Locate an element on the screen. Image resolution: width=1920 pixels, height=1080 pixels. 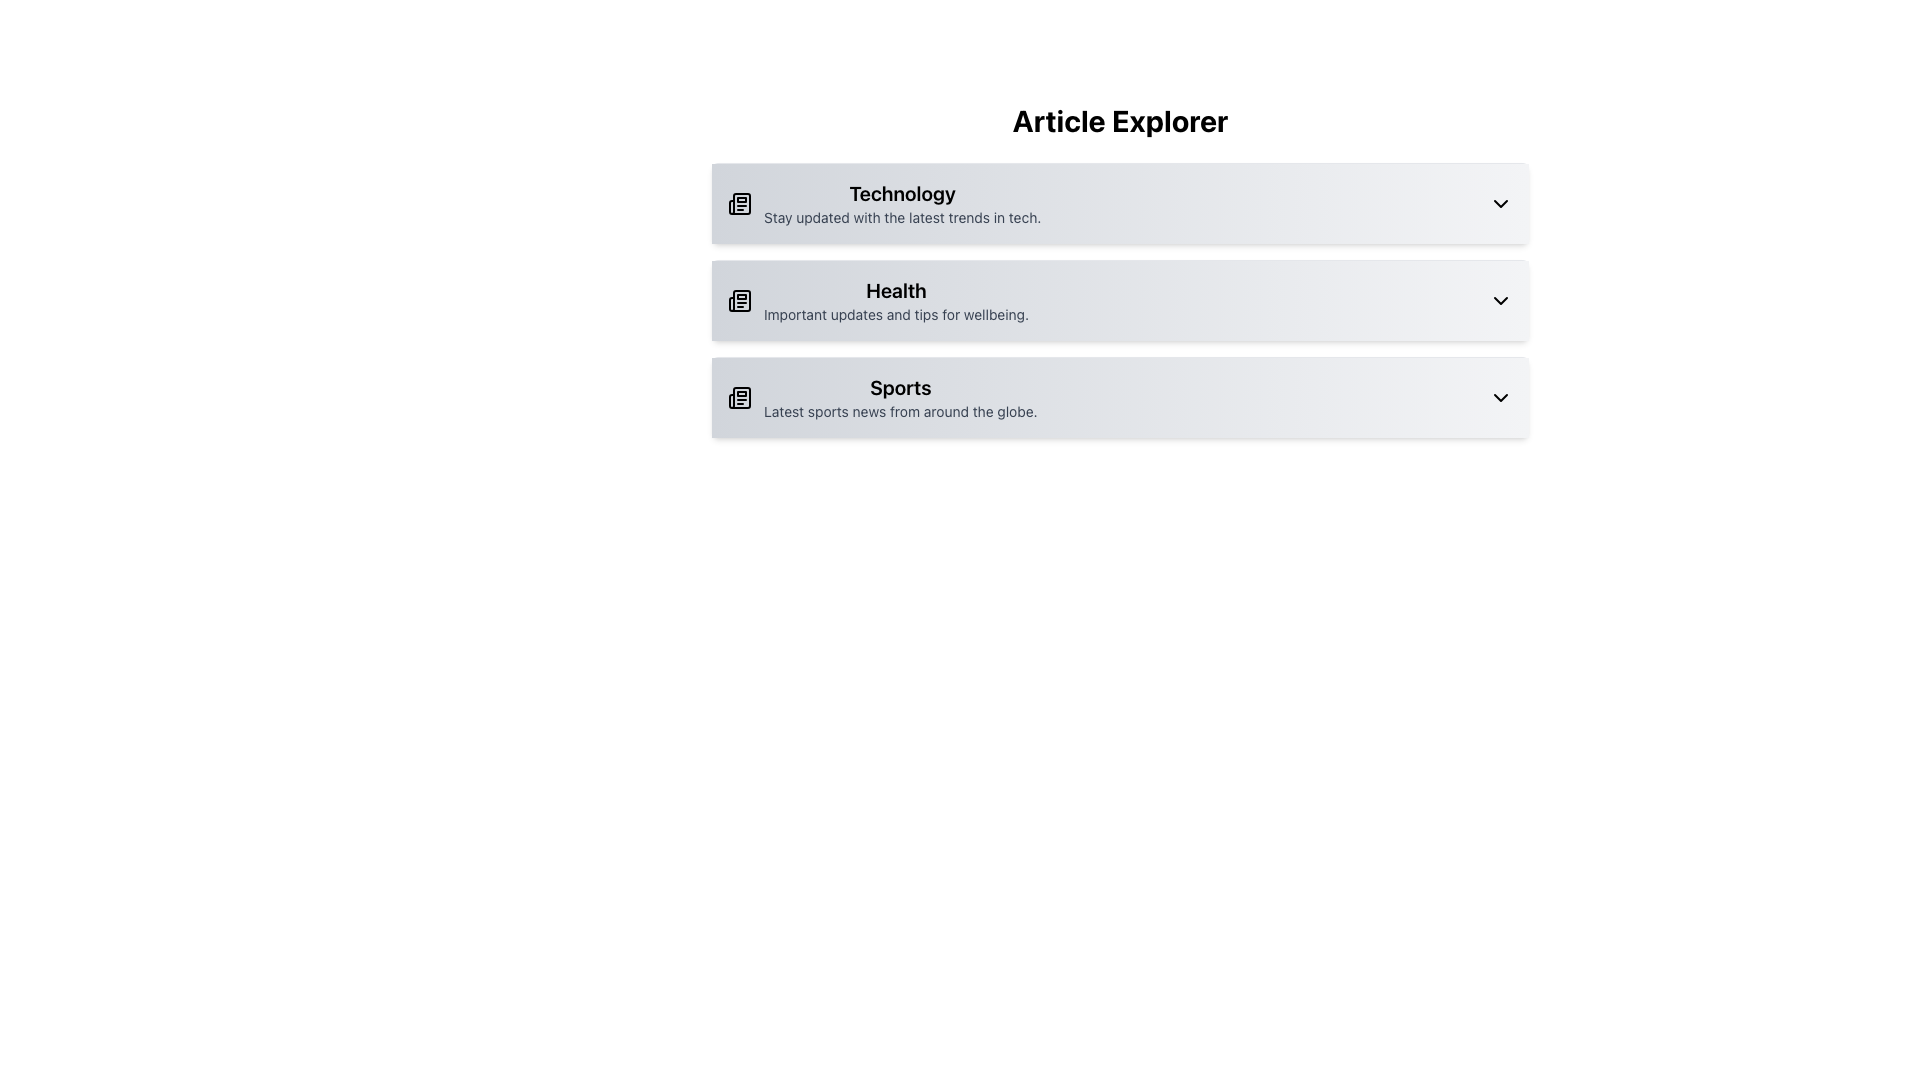
the chevron-down icon located at the far right end of the 'Health' item in the list, next to the text 'Important updates and tips for wellbeing.' is located at coordinates (1501, 300).